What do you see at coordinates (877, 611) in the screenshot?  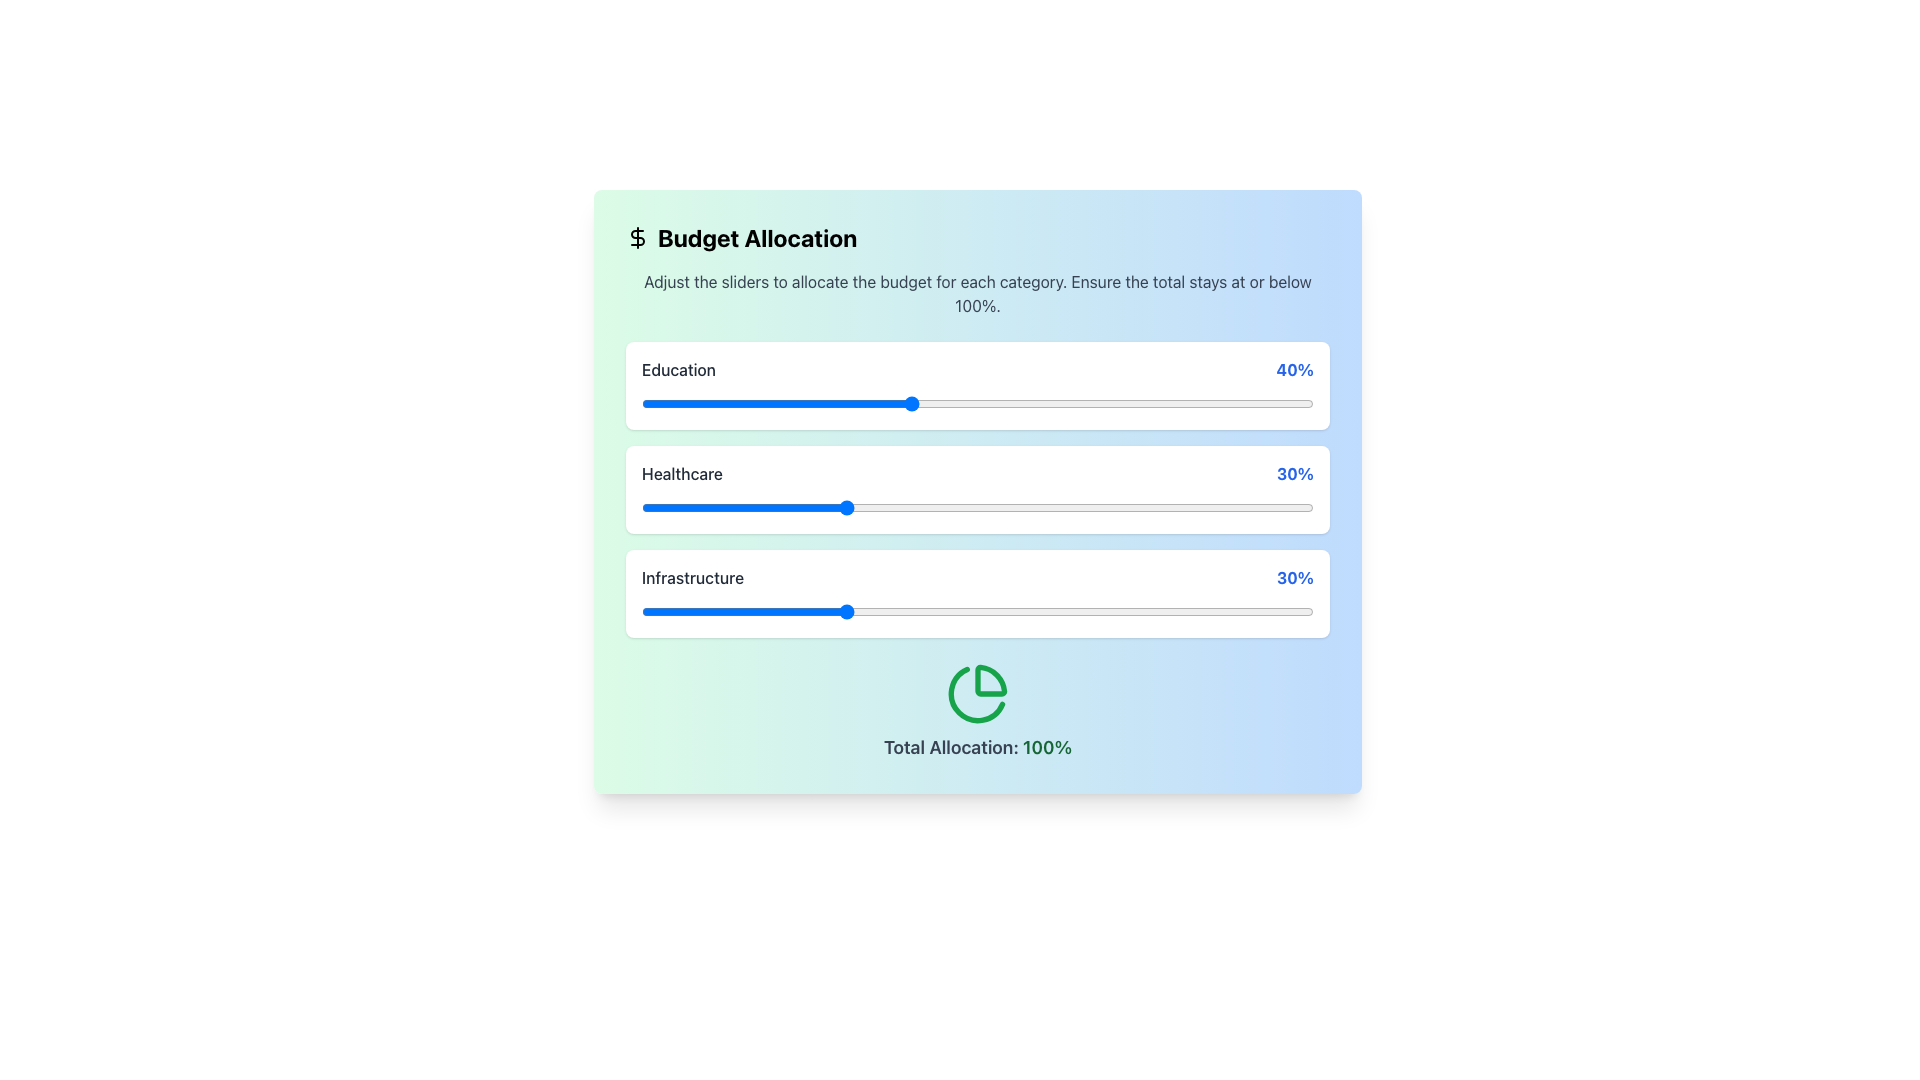 I see `the infrastructure budget slider` at bounding box center [877, 611].